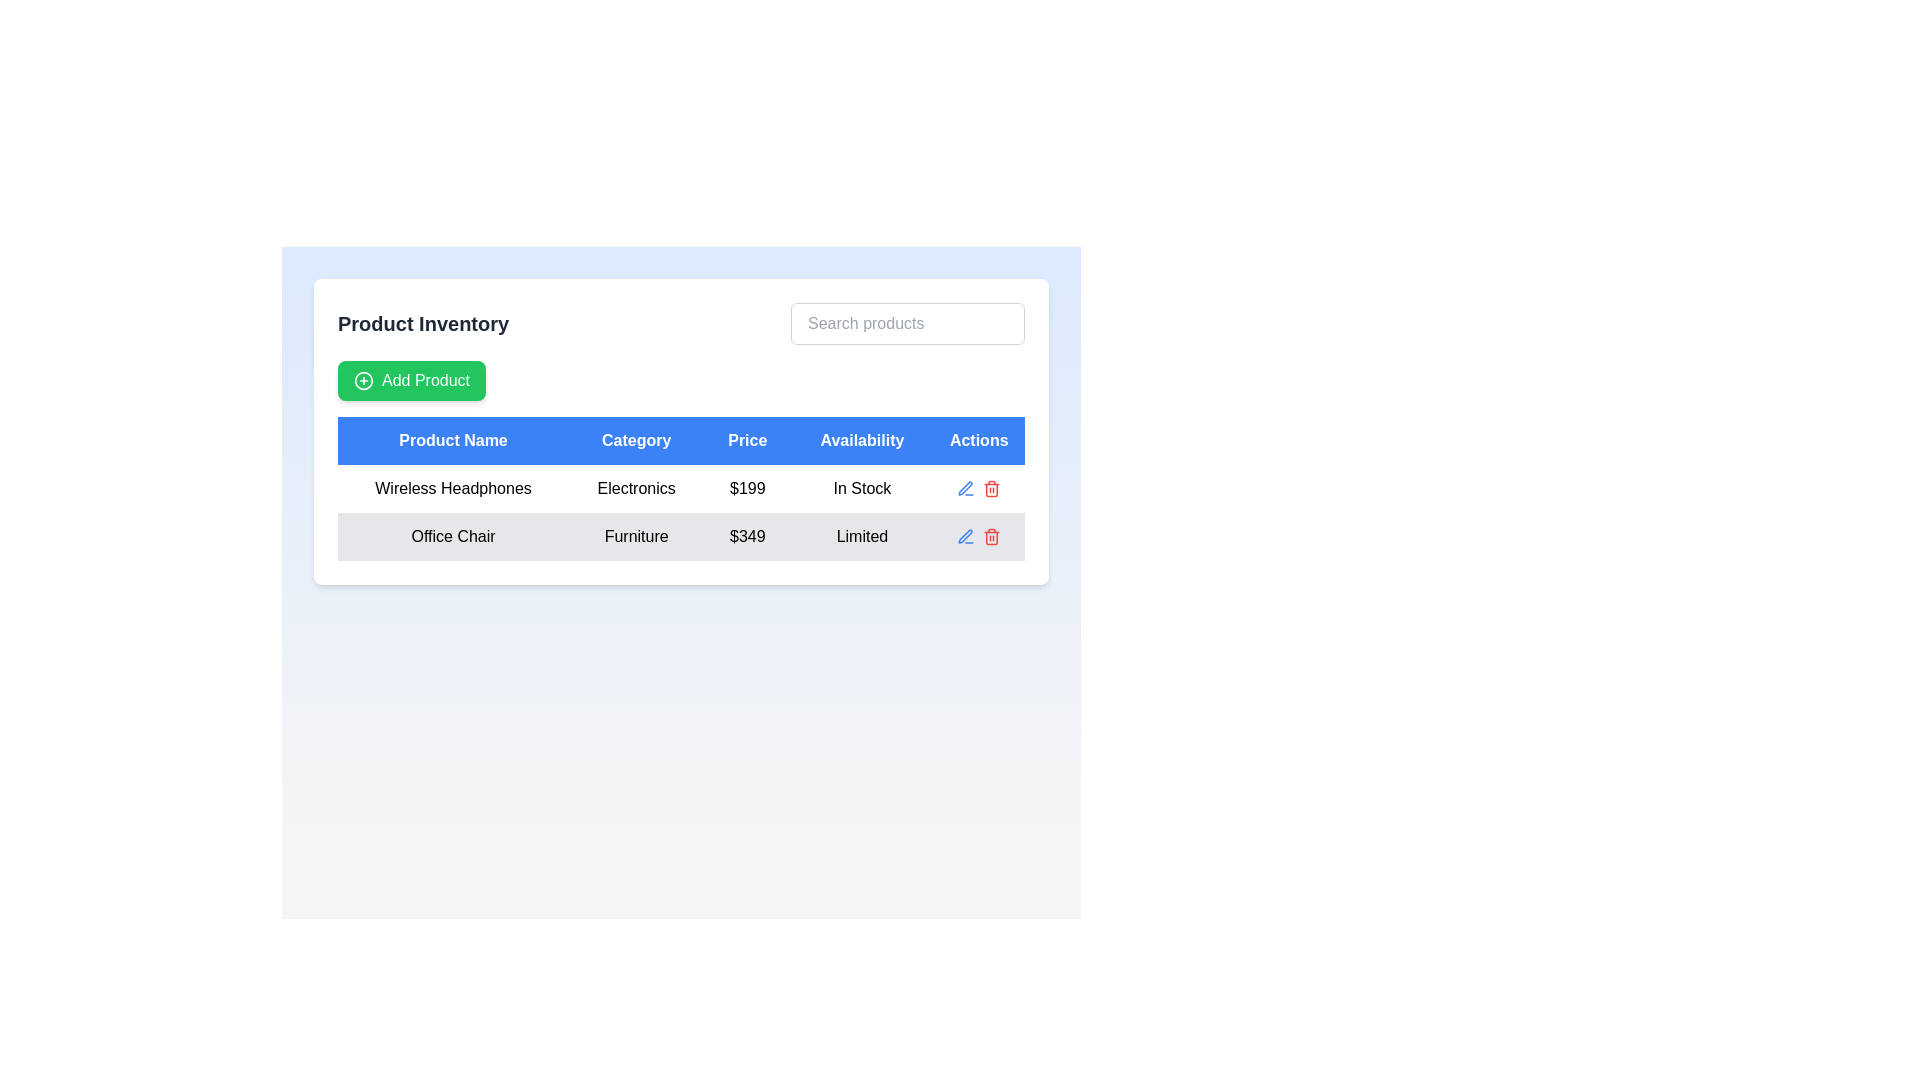 The image size is (1920, 1080). Describe the element at coordinates (979, 489) in the screenshot. I see `the trashcan icon in the actions column of the row for 'Wireless Headphones', which is part of a horizontally-aligned group of interactive icons` at that location.